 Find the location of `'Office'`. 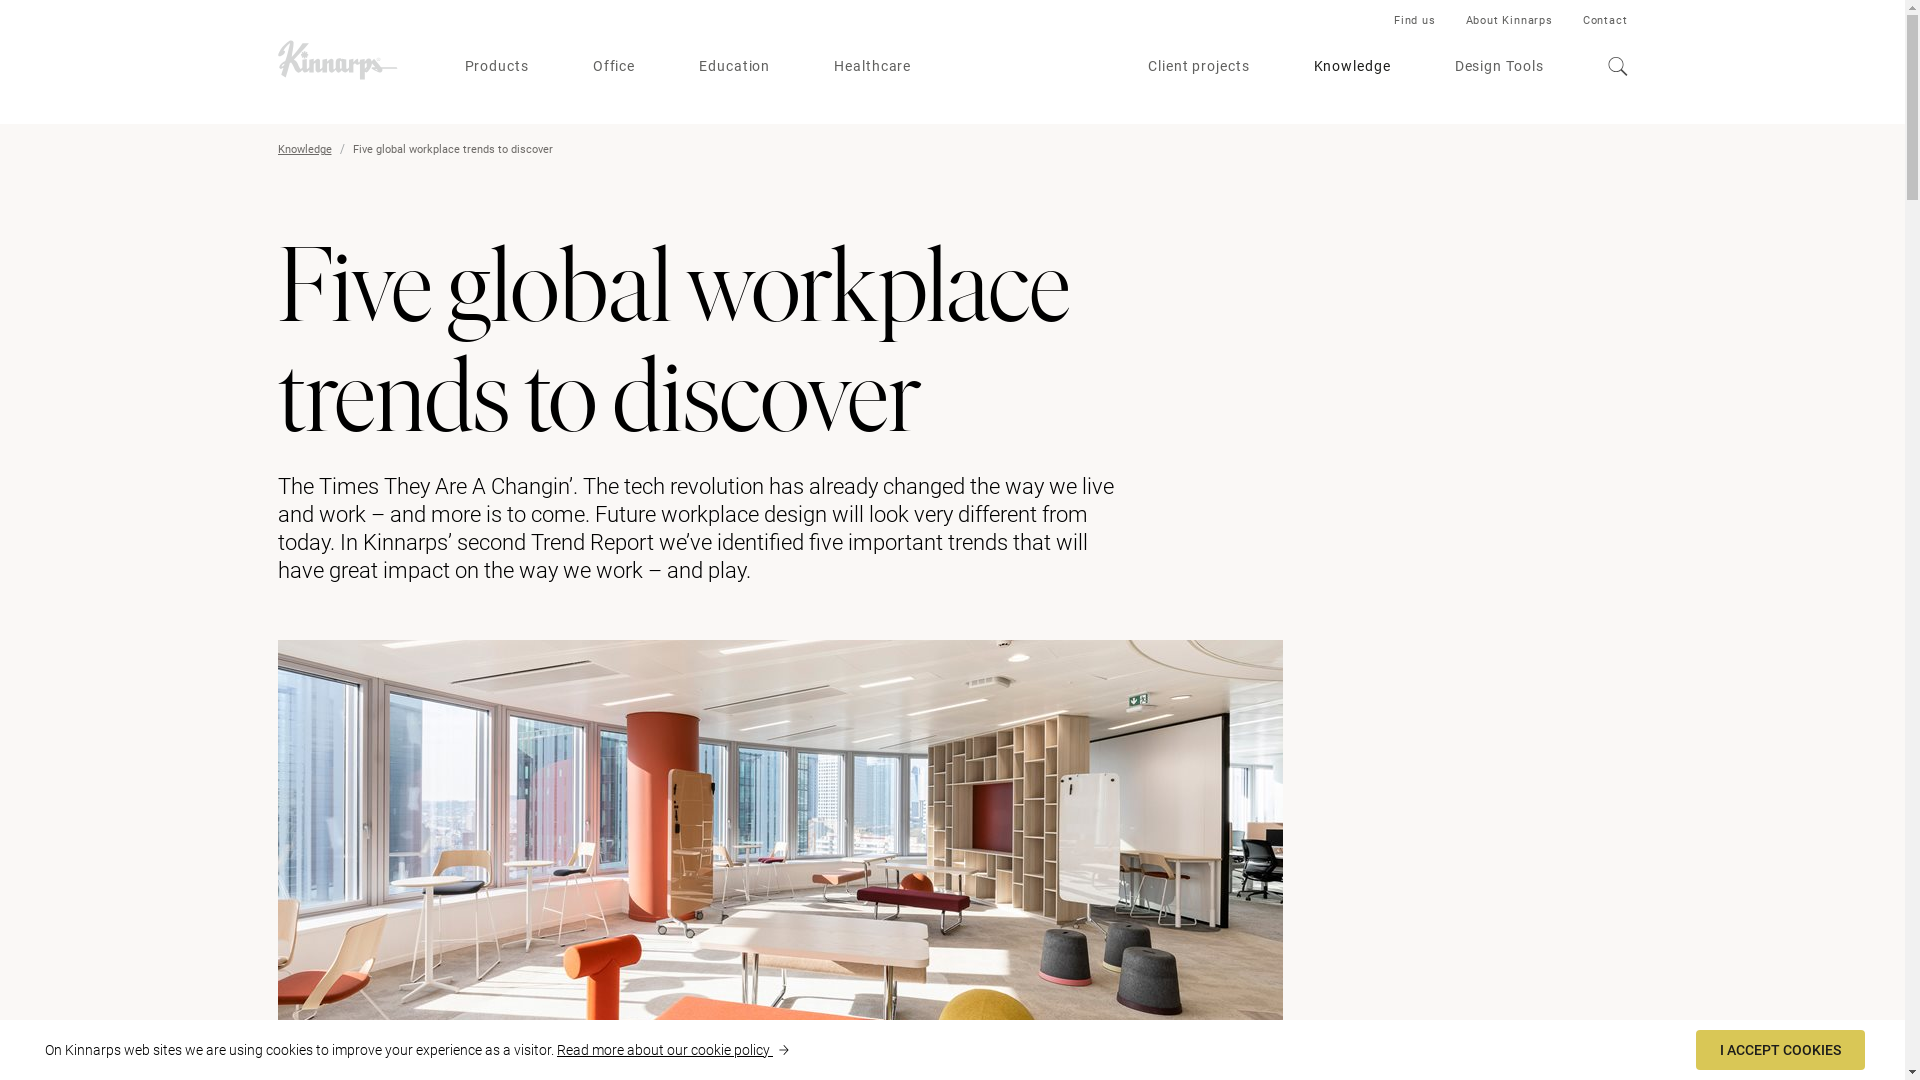

'Office' is located at coordinates (613, 65).